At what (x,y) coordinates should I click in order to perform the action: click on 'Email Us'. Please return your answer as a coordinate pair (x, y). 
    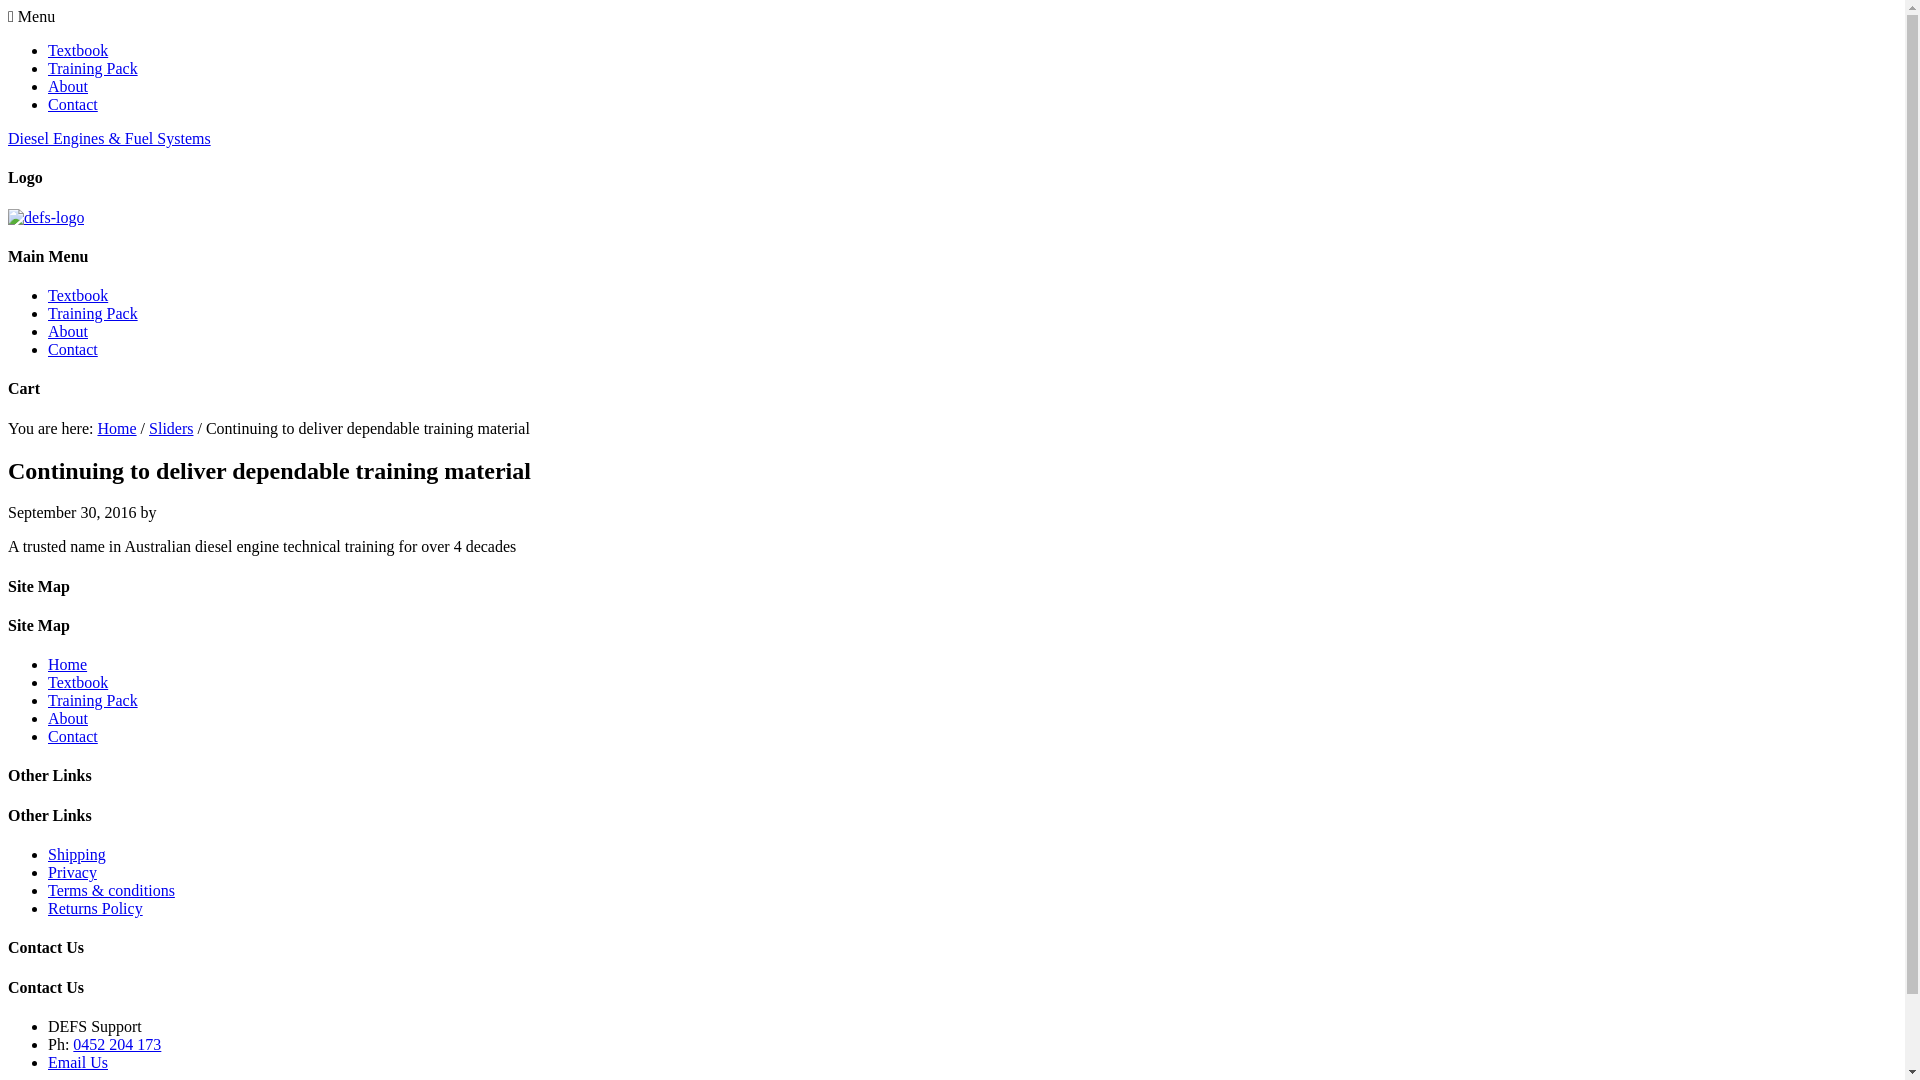
    Looking at the image, I should click on (77, 1061).